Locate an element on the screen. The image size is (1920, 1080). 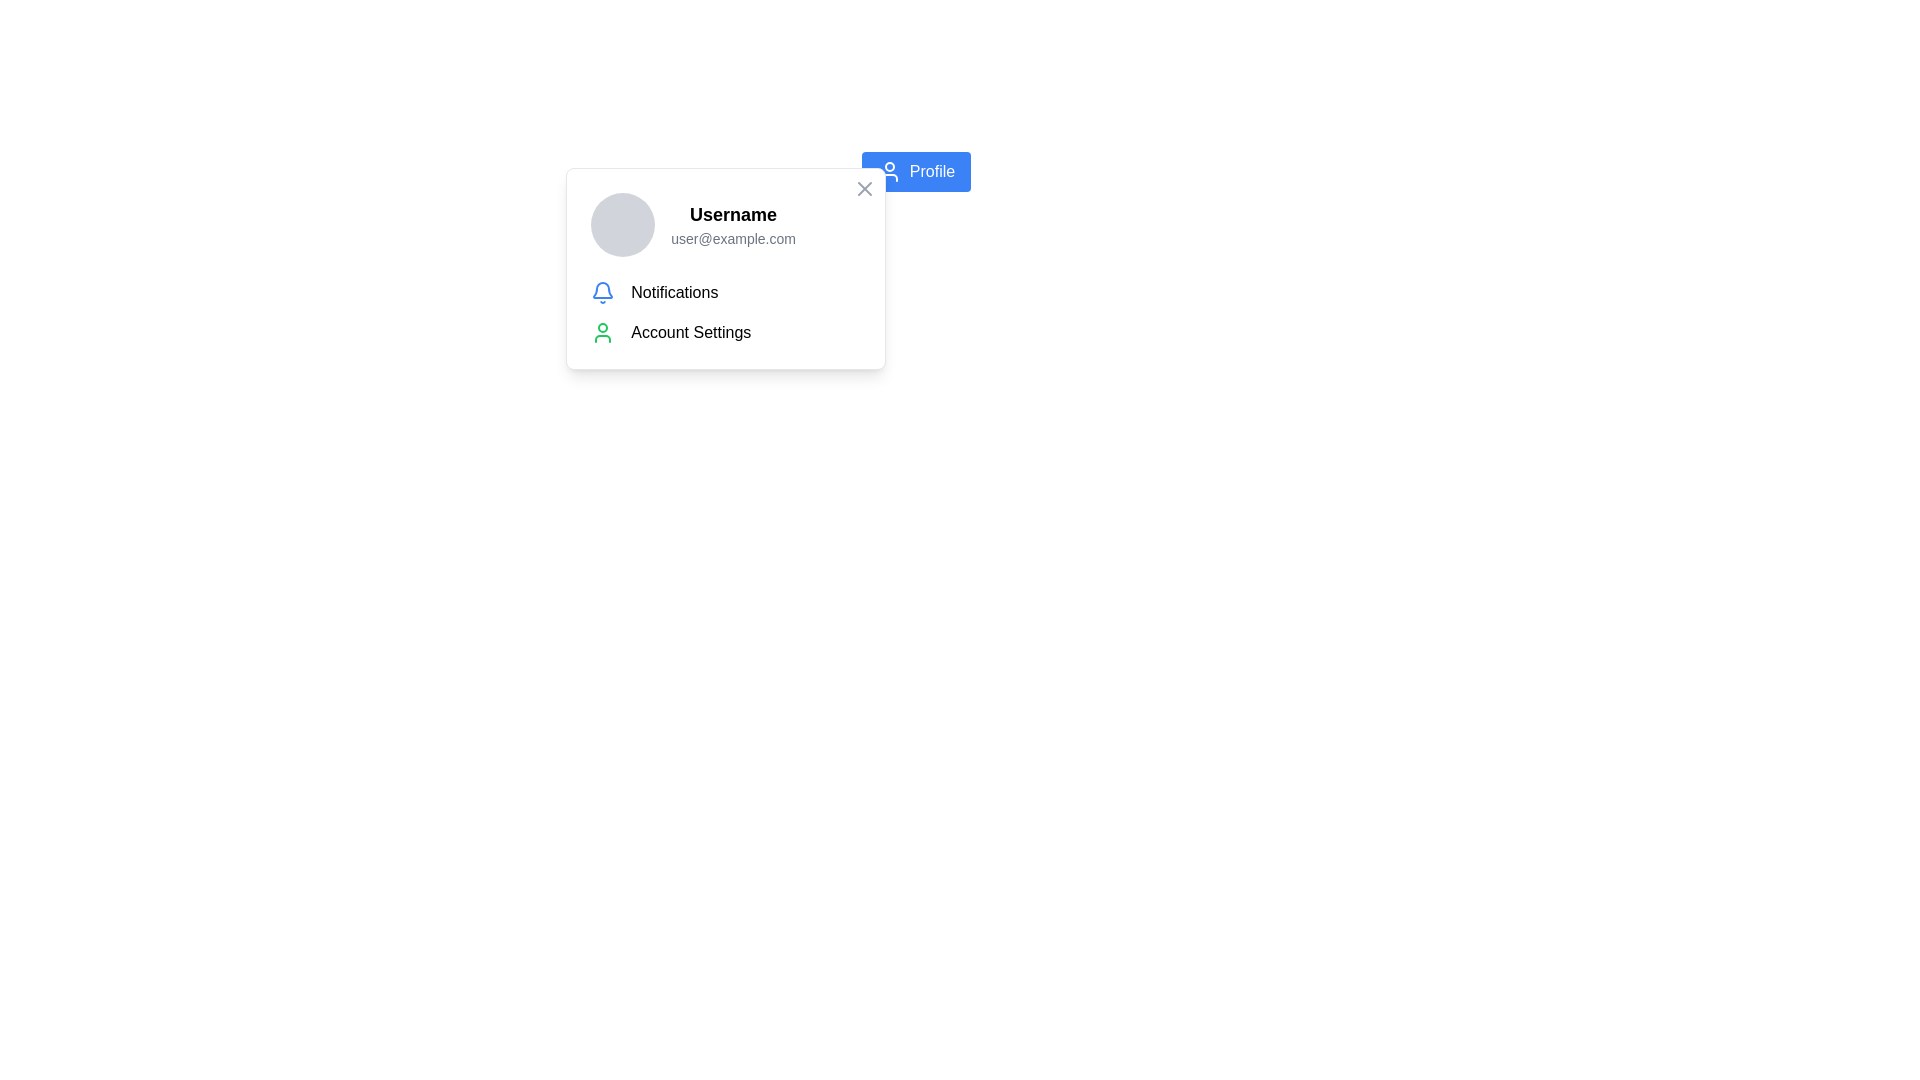
the dropdown menu item located below the 'Profile' button is located at coordinates (725, 268).